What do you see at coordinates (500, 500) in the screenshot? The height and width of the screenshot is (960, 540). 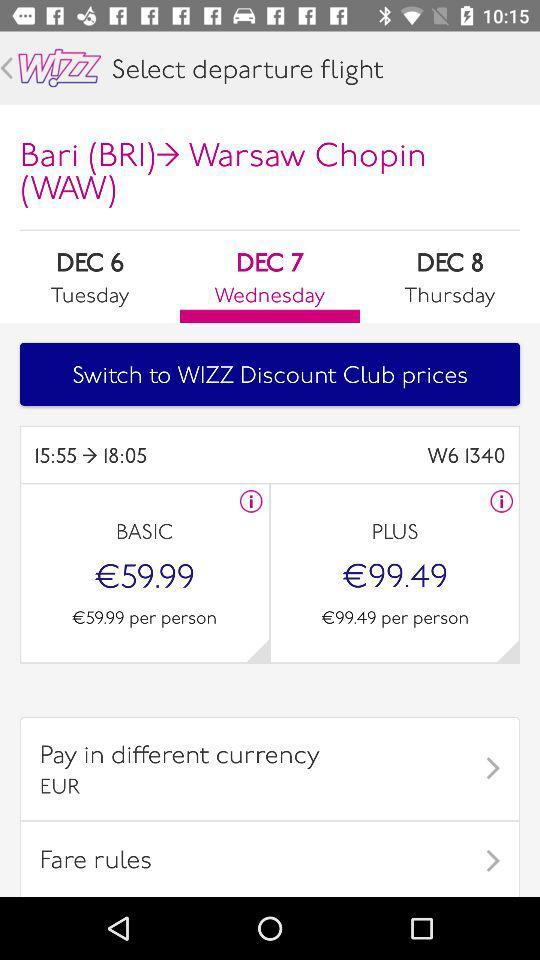 I see `show fare information` at bounding box center [500, 500].